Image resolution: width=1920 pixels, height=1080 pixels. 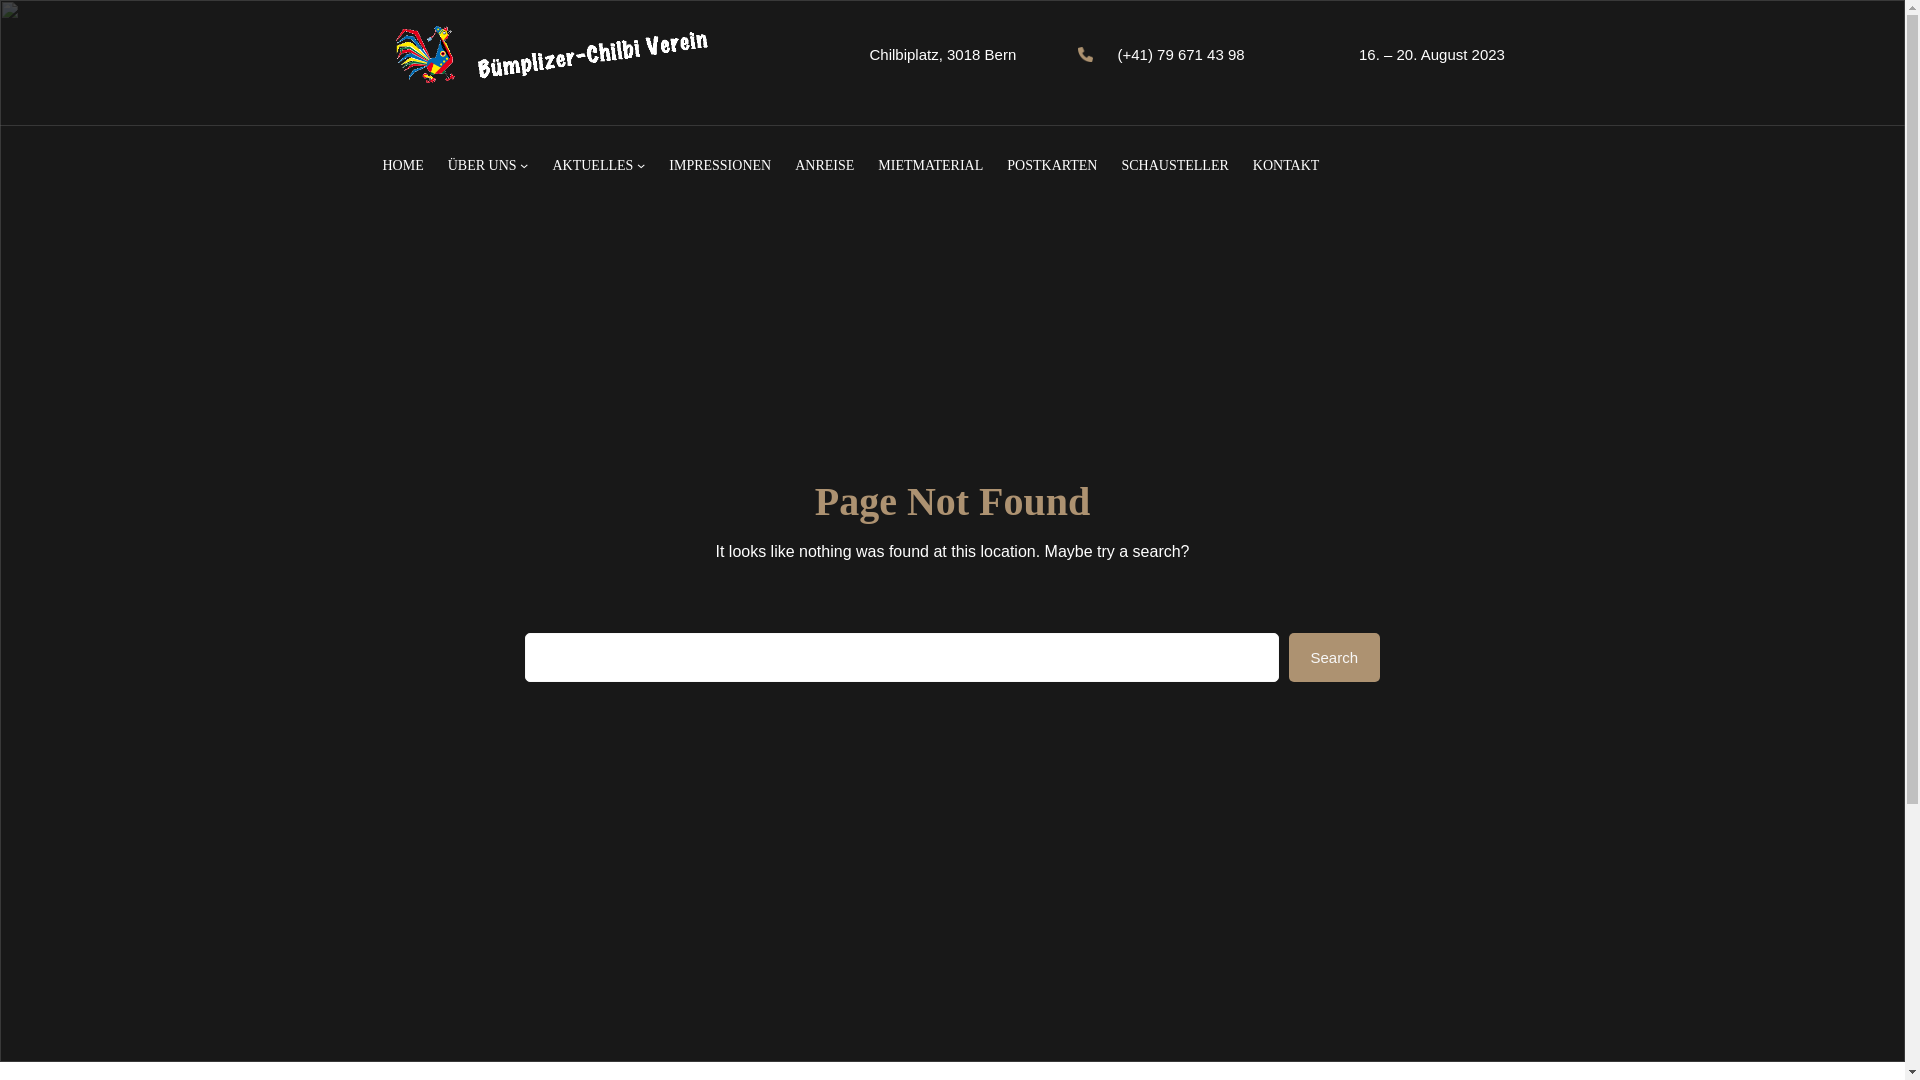 I want to click on 'SCHAUSTELLER', so click(x=1174, y=164).